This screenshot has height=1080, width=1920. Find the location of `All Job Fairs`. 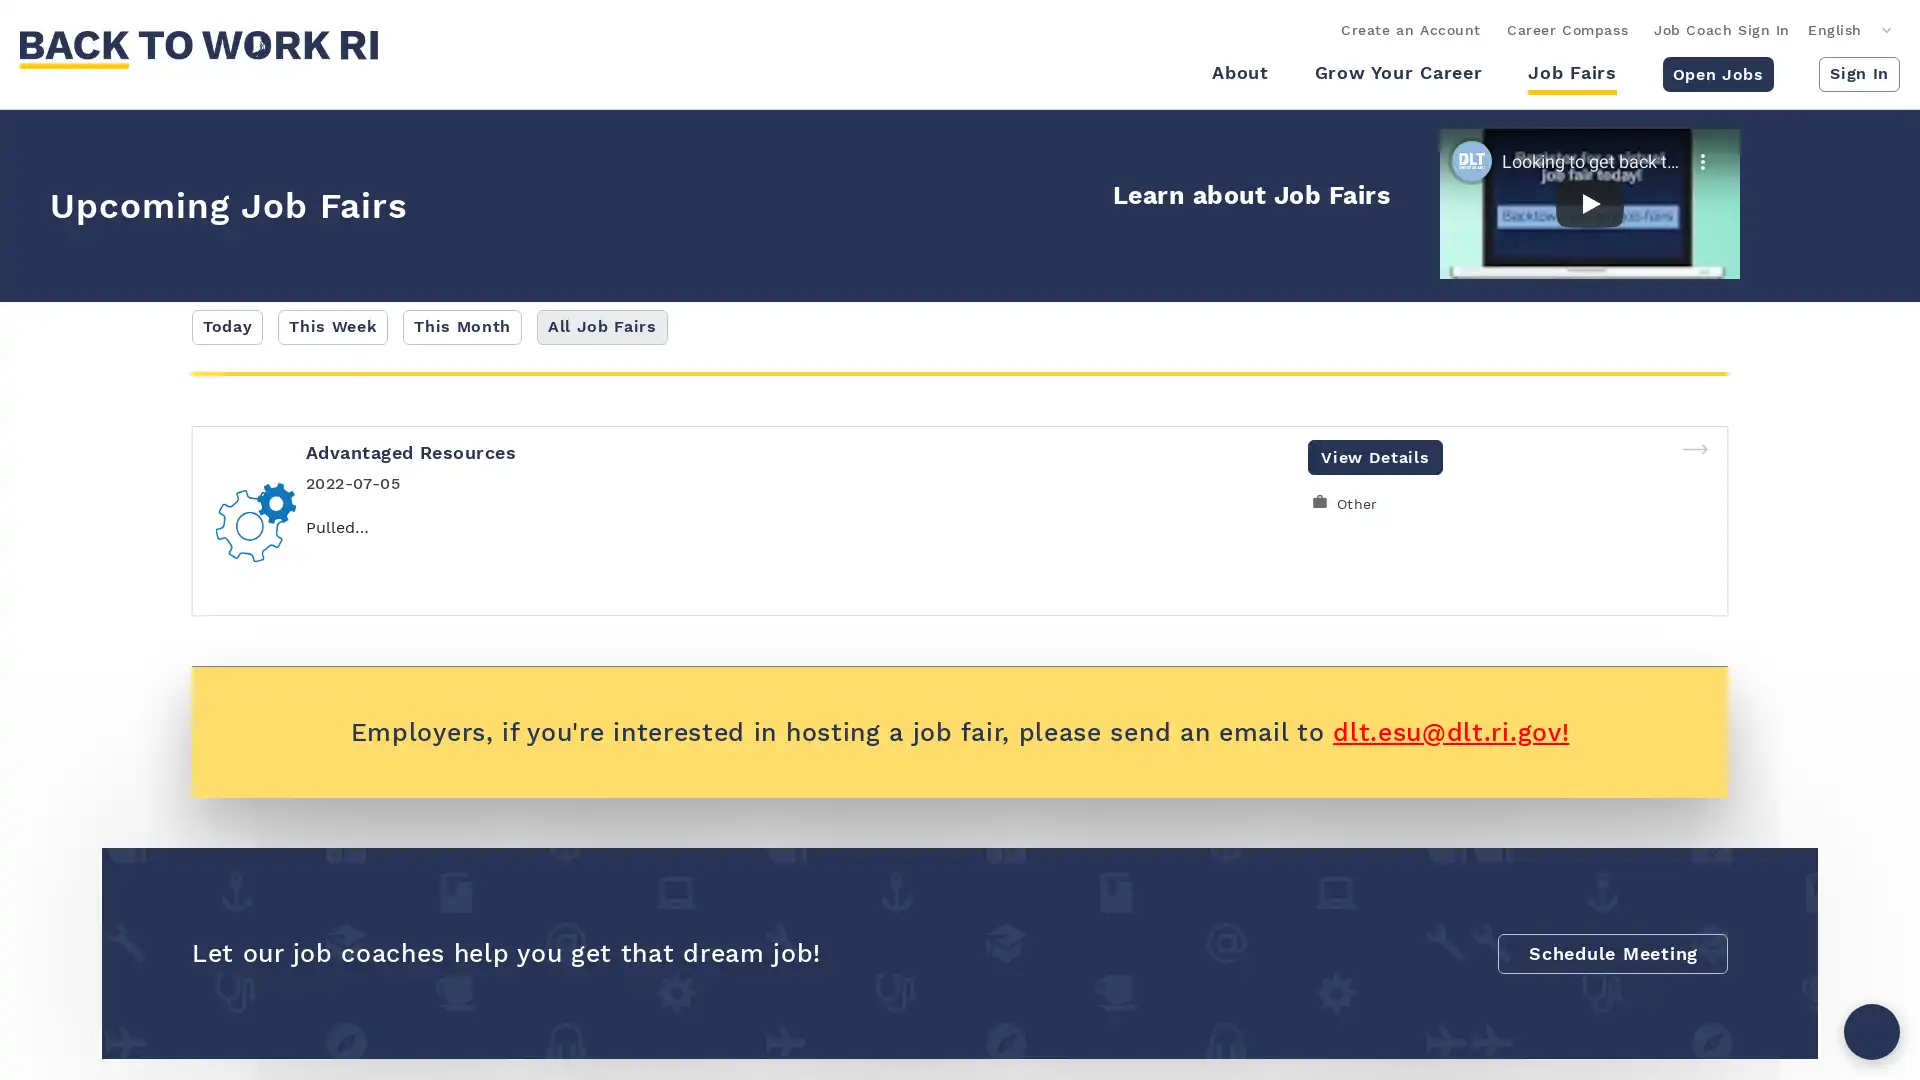

All Job Fairs is located at coordinates (600, 326).